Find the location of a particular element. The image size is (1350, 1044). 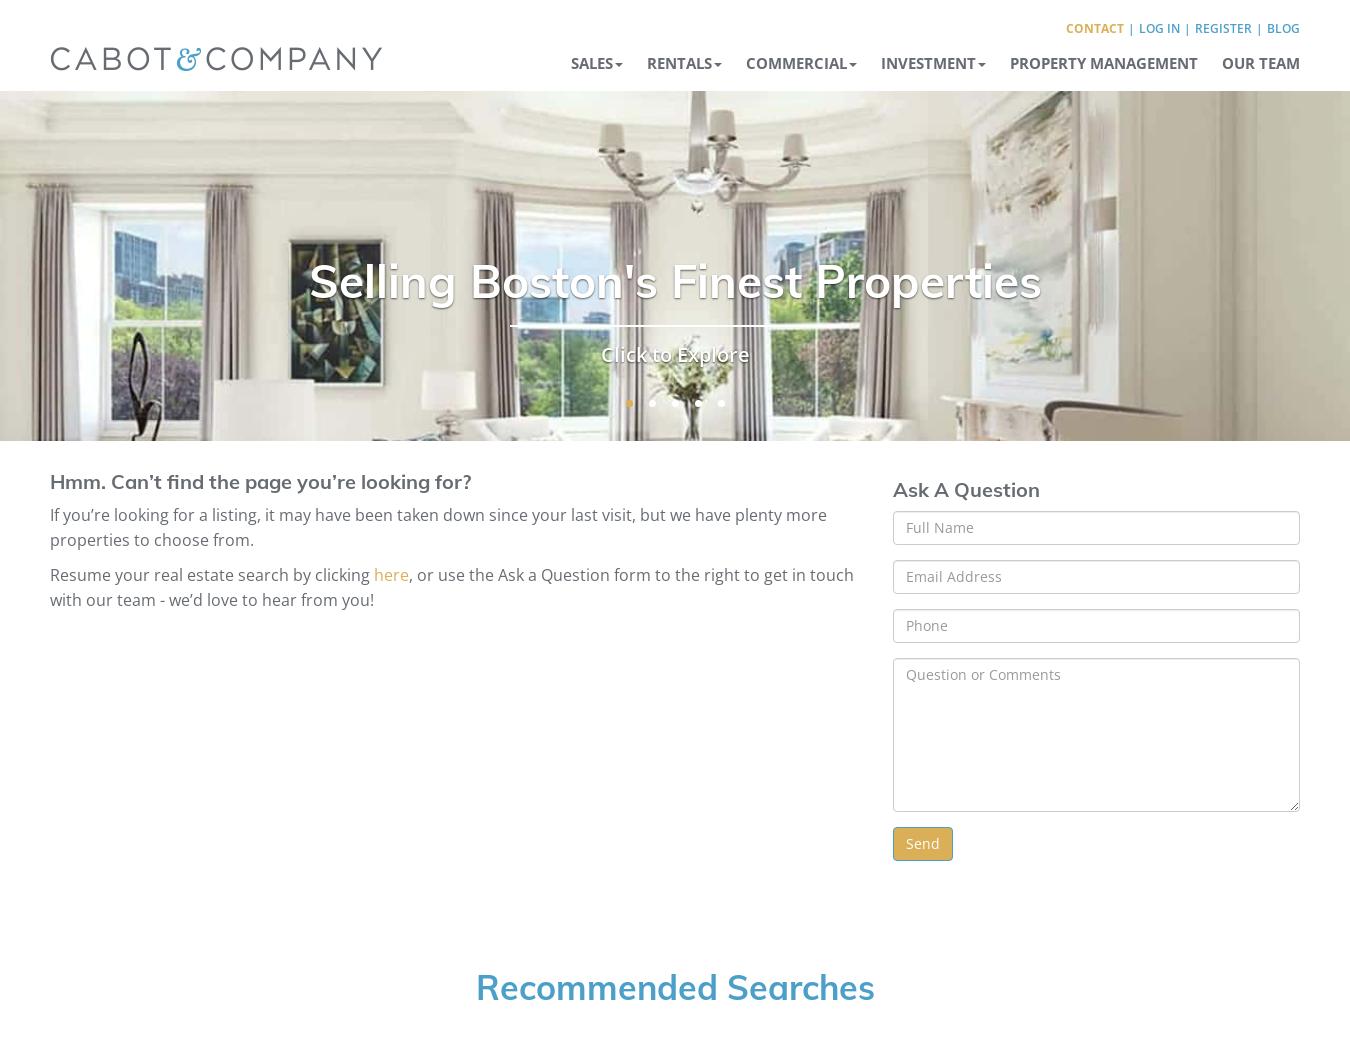

'Investment' is located at coordinates (881, 61).